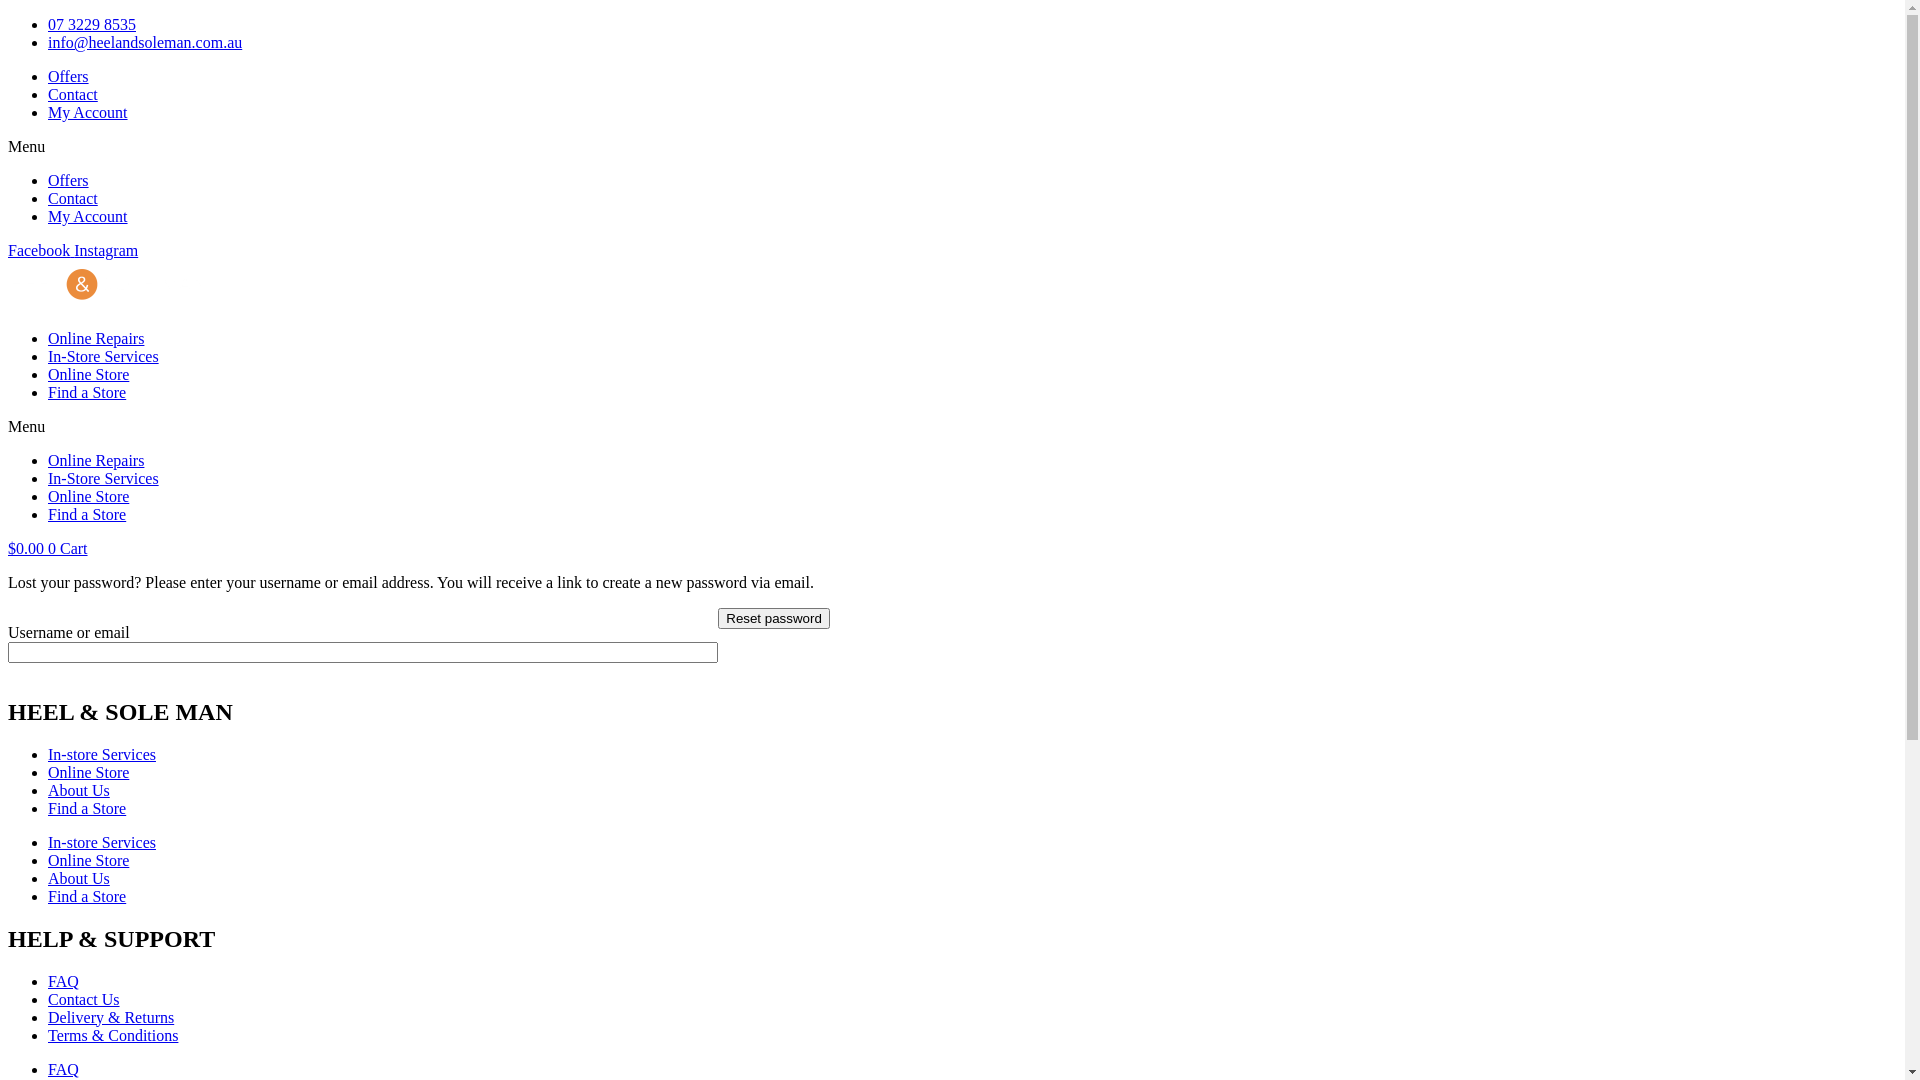  What do you see at coordinates (48, 24) in the screenshot?
I see `'07 3229 8535'` at bounding box center [48, 24].